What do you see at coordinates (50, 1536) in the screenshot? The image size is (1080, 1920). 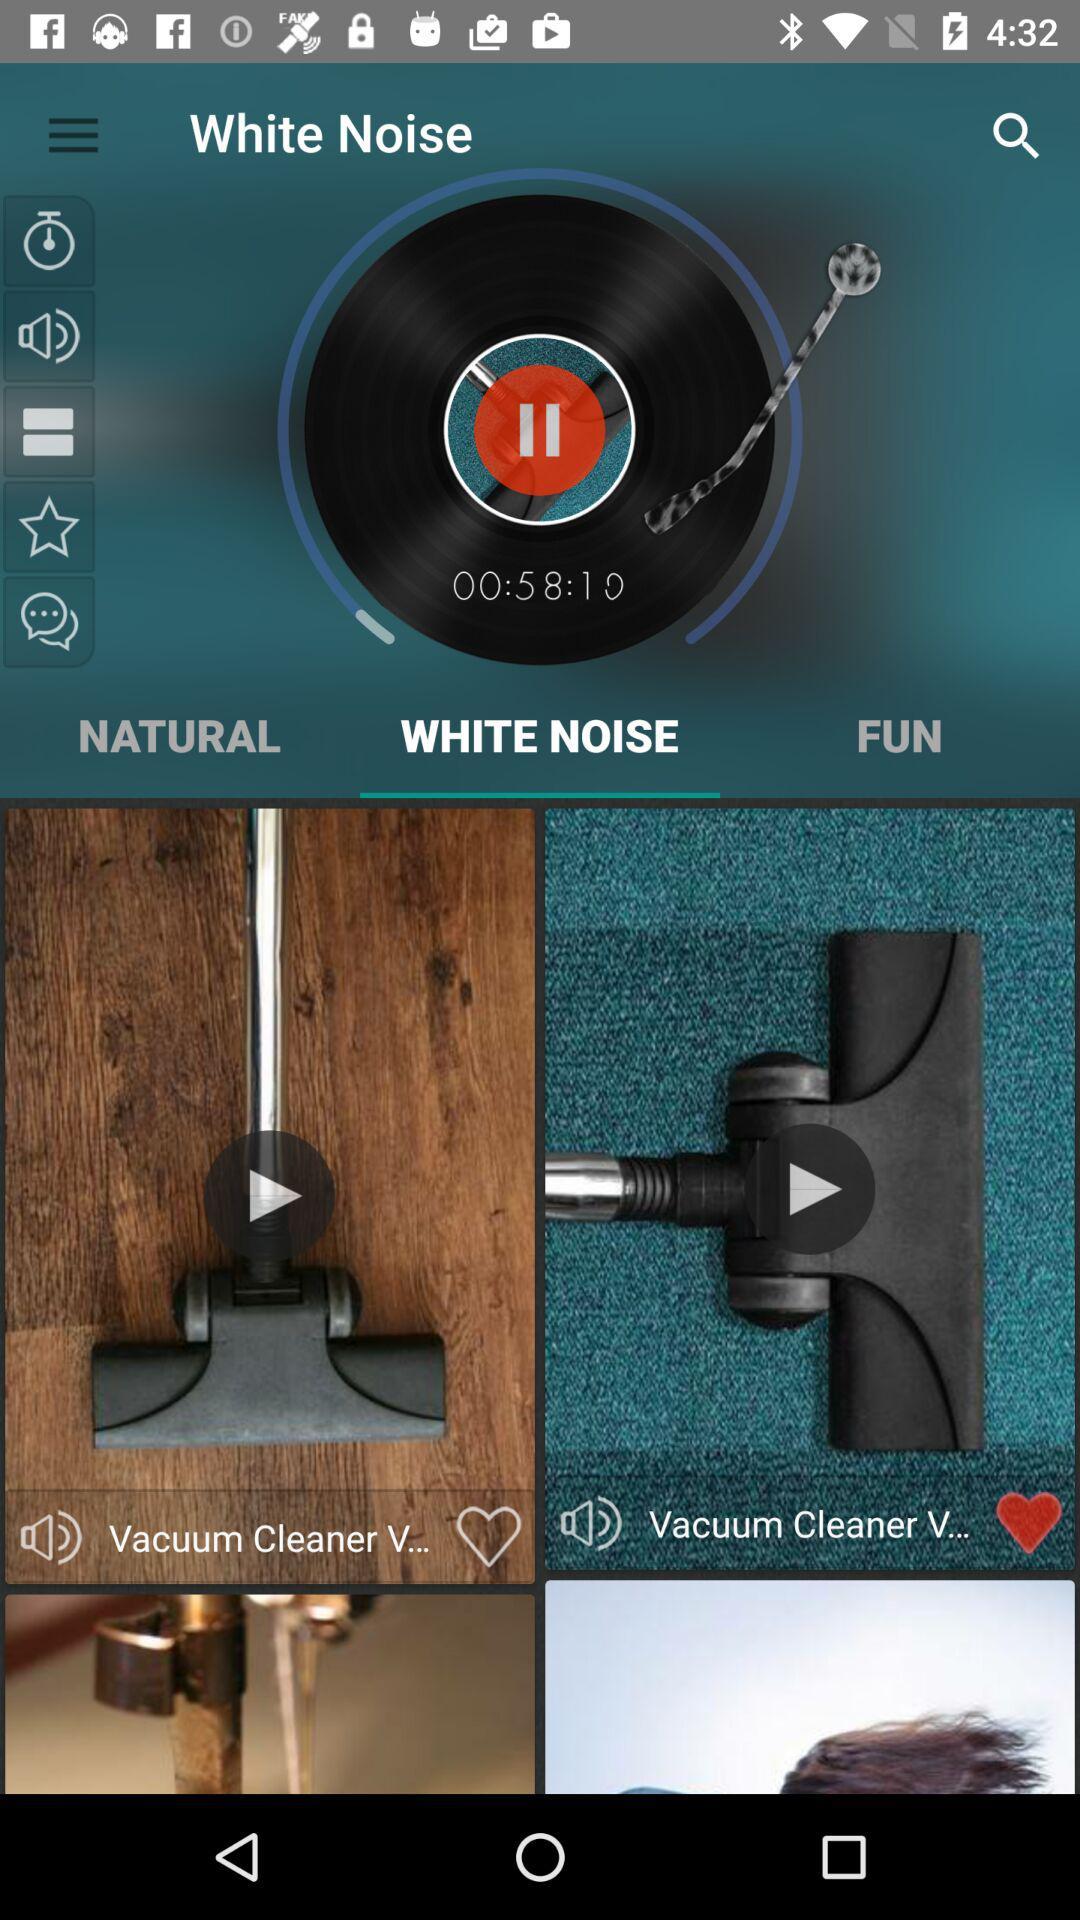 I see `sound` at bounding box center [50, 1536].